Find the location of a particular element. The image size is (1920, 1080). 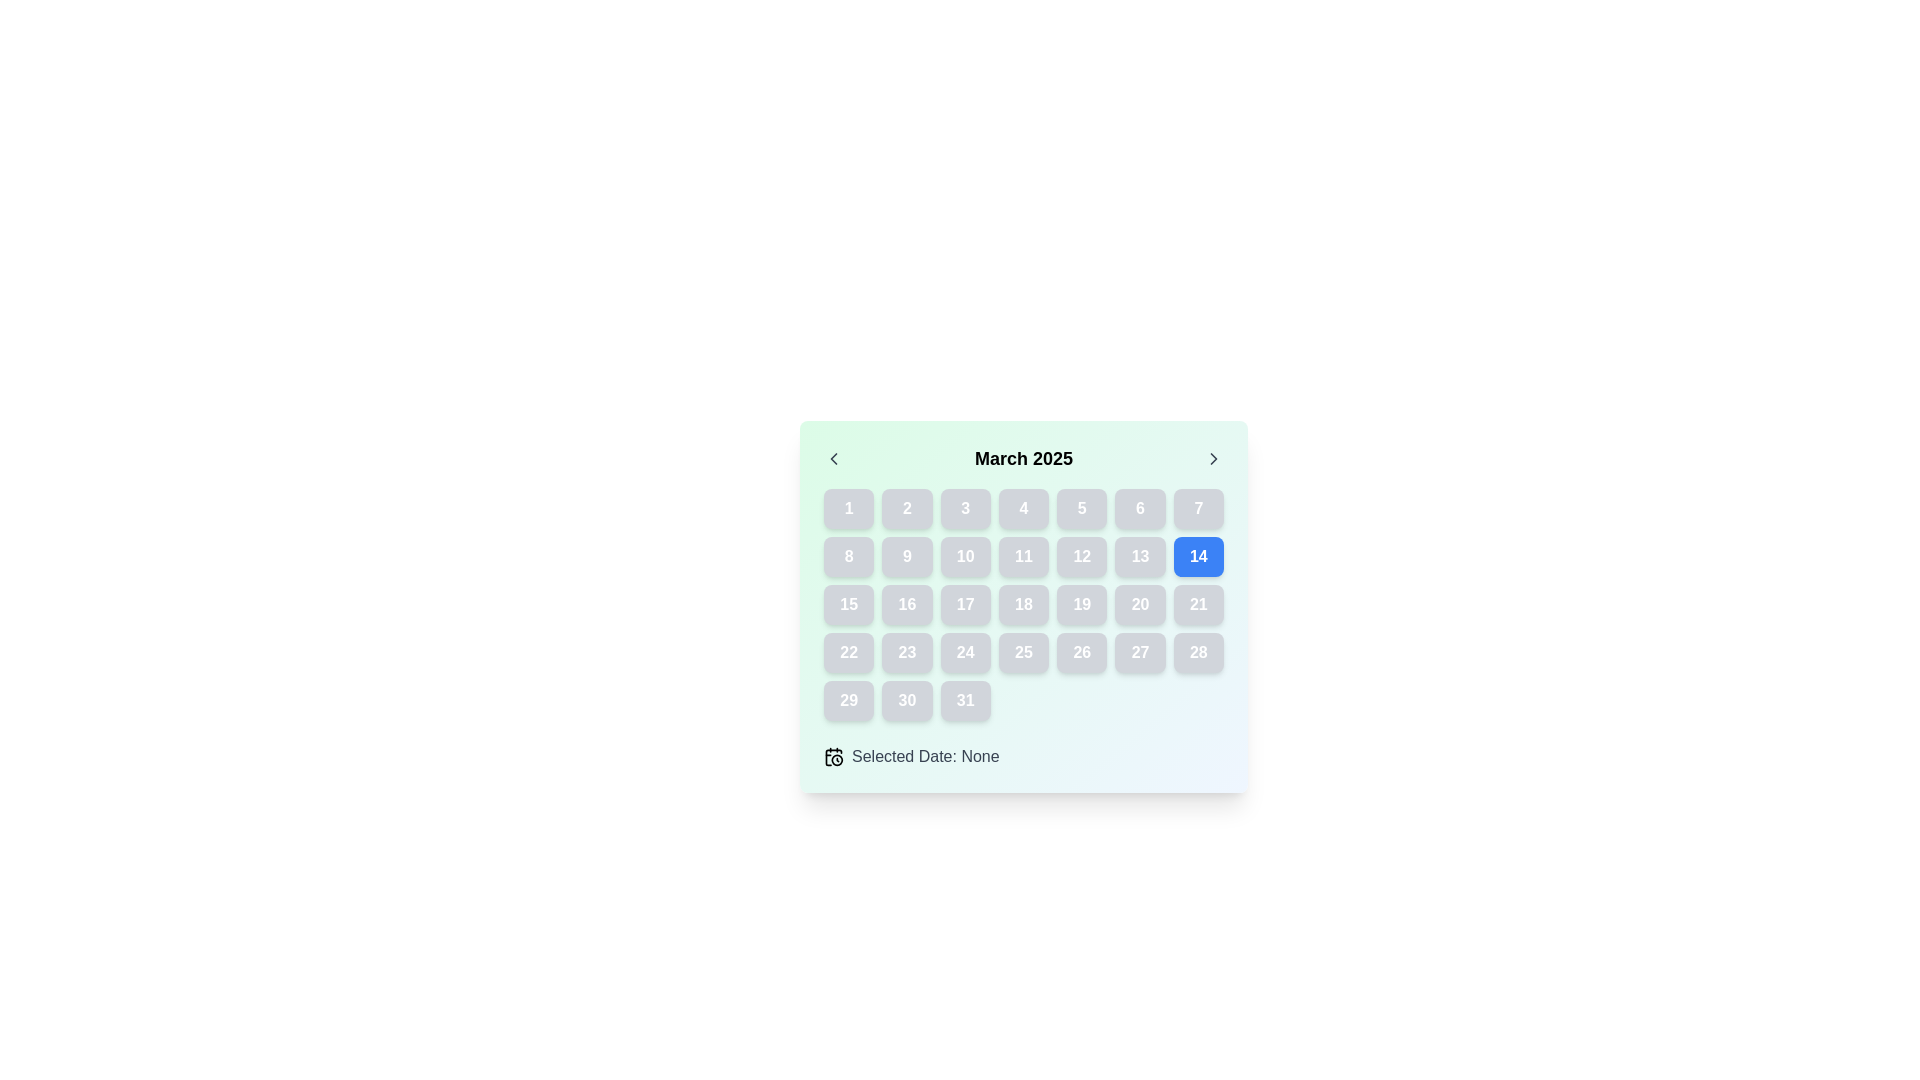

the rounded rectangular button displaying the number '9' located in the second row and second column of the grid to trigger its hover state is located at coordinates (906, 556).